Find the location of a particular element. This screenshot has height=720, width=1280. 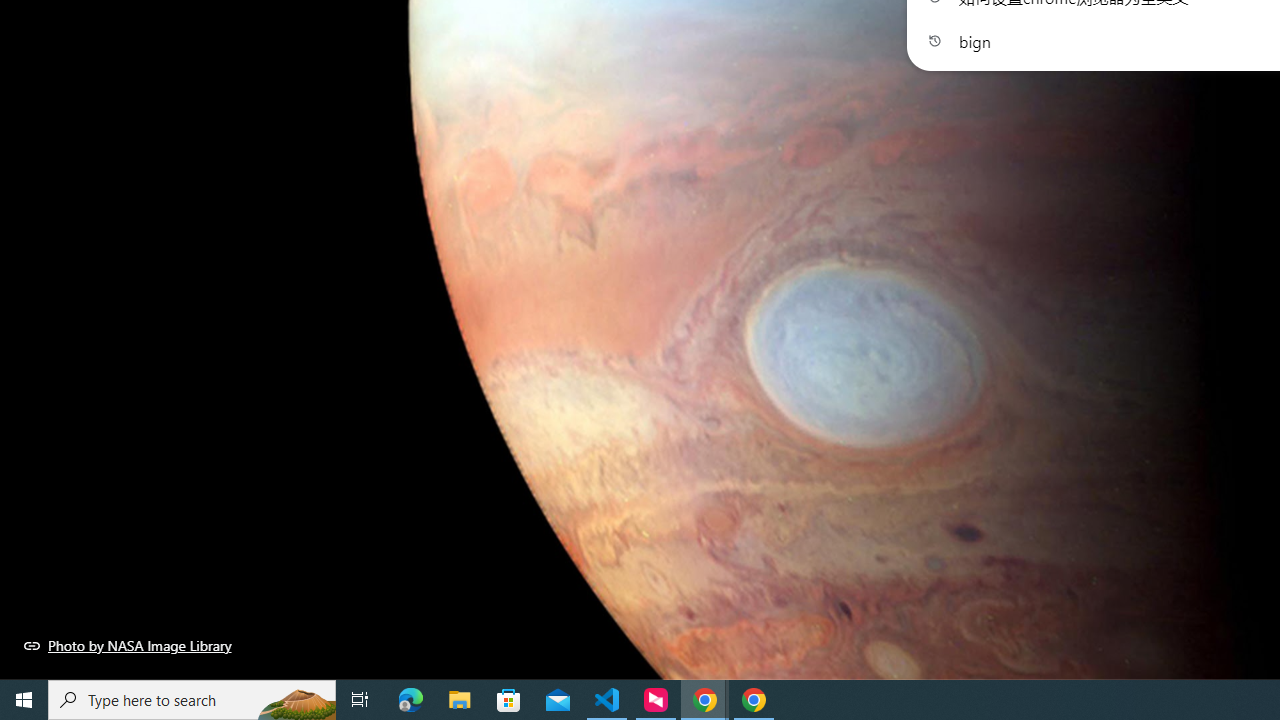

'Photo by NASA Image Library' is located at coordinates (127, 645).